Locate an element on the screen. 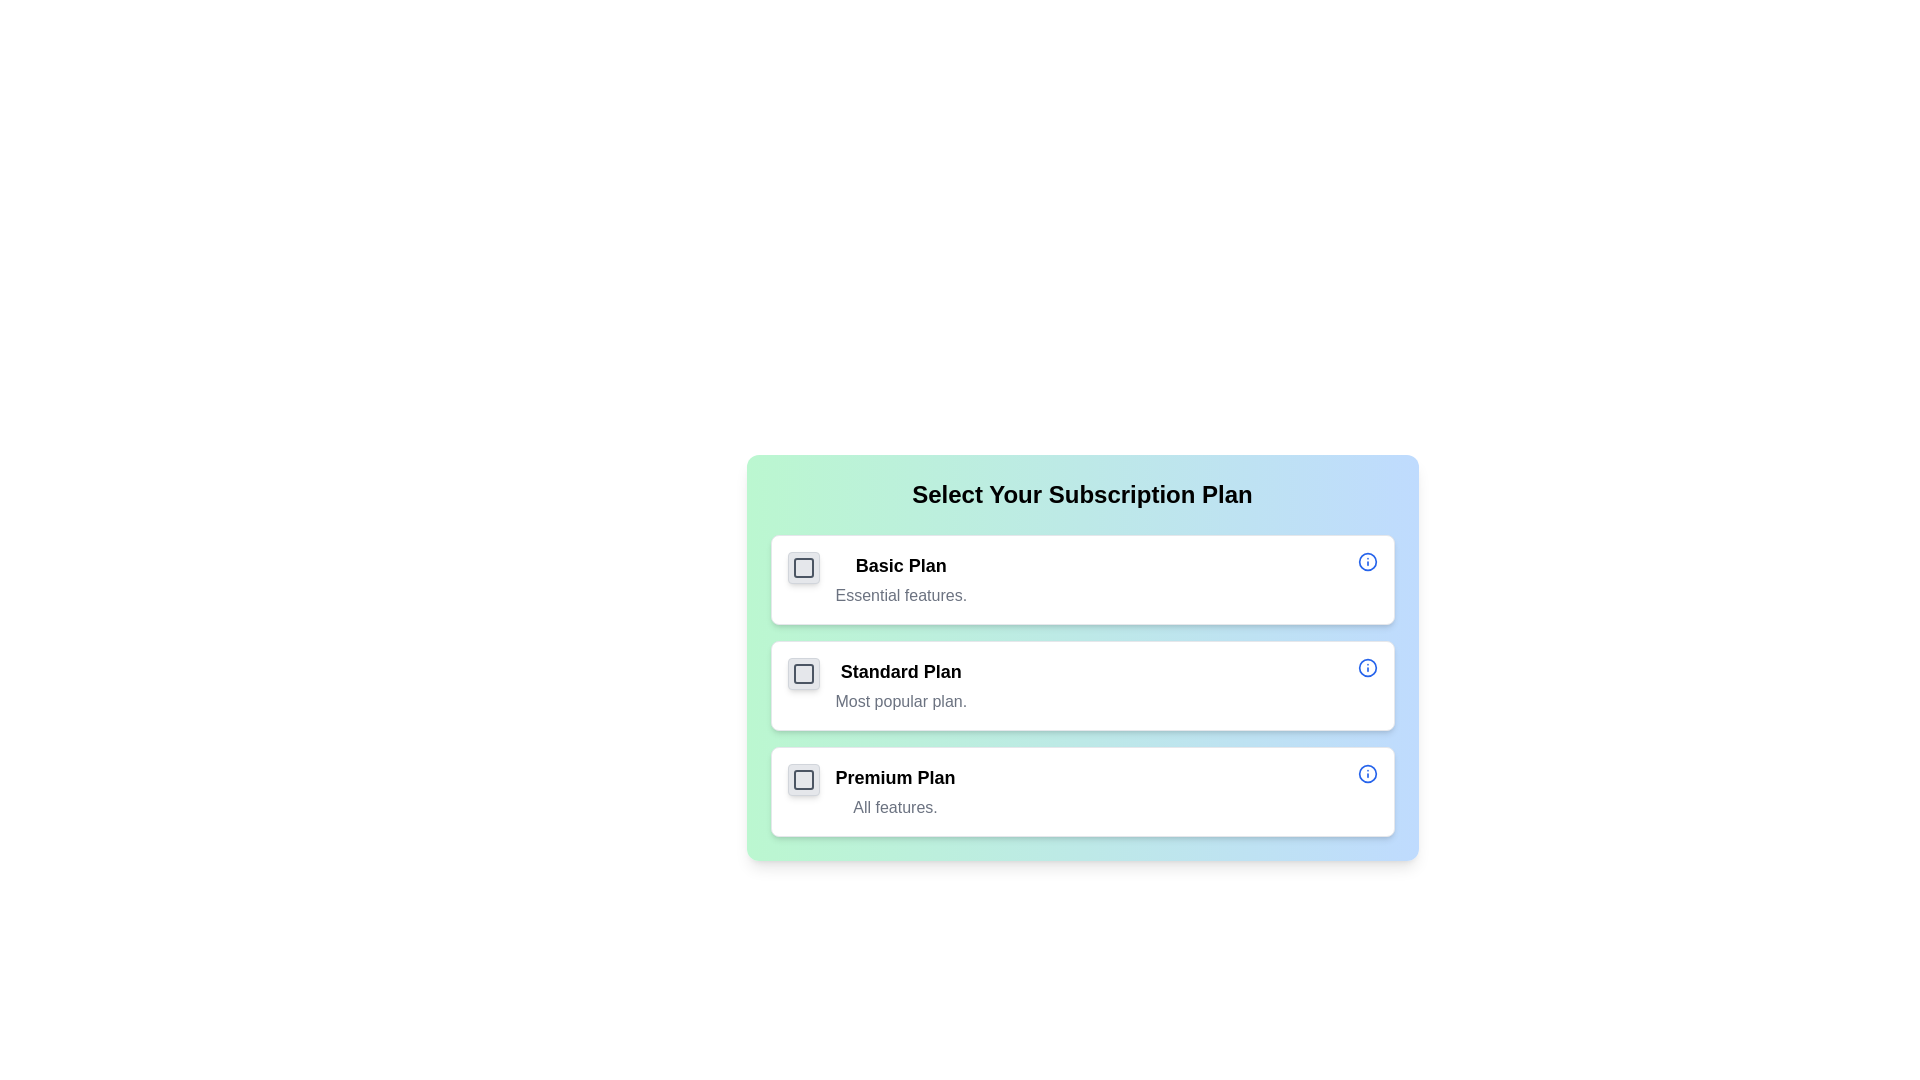  the circular interactive icon button with a blue outline containing an exclamation mark, located at the far right end of the 'Standard Plan' card is located at coordinates (1366, 667).